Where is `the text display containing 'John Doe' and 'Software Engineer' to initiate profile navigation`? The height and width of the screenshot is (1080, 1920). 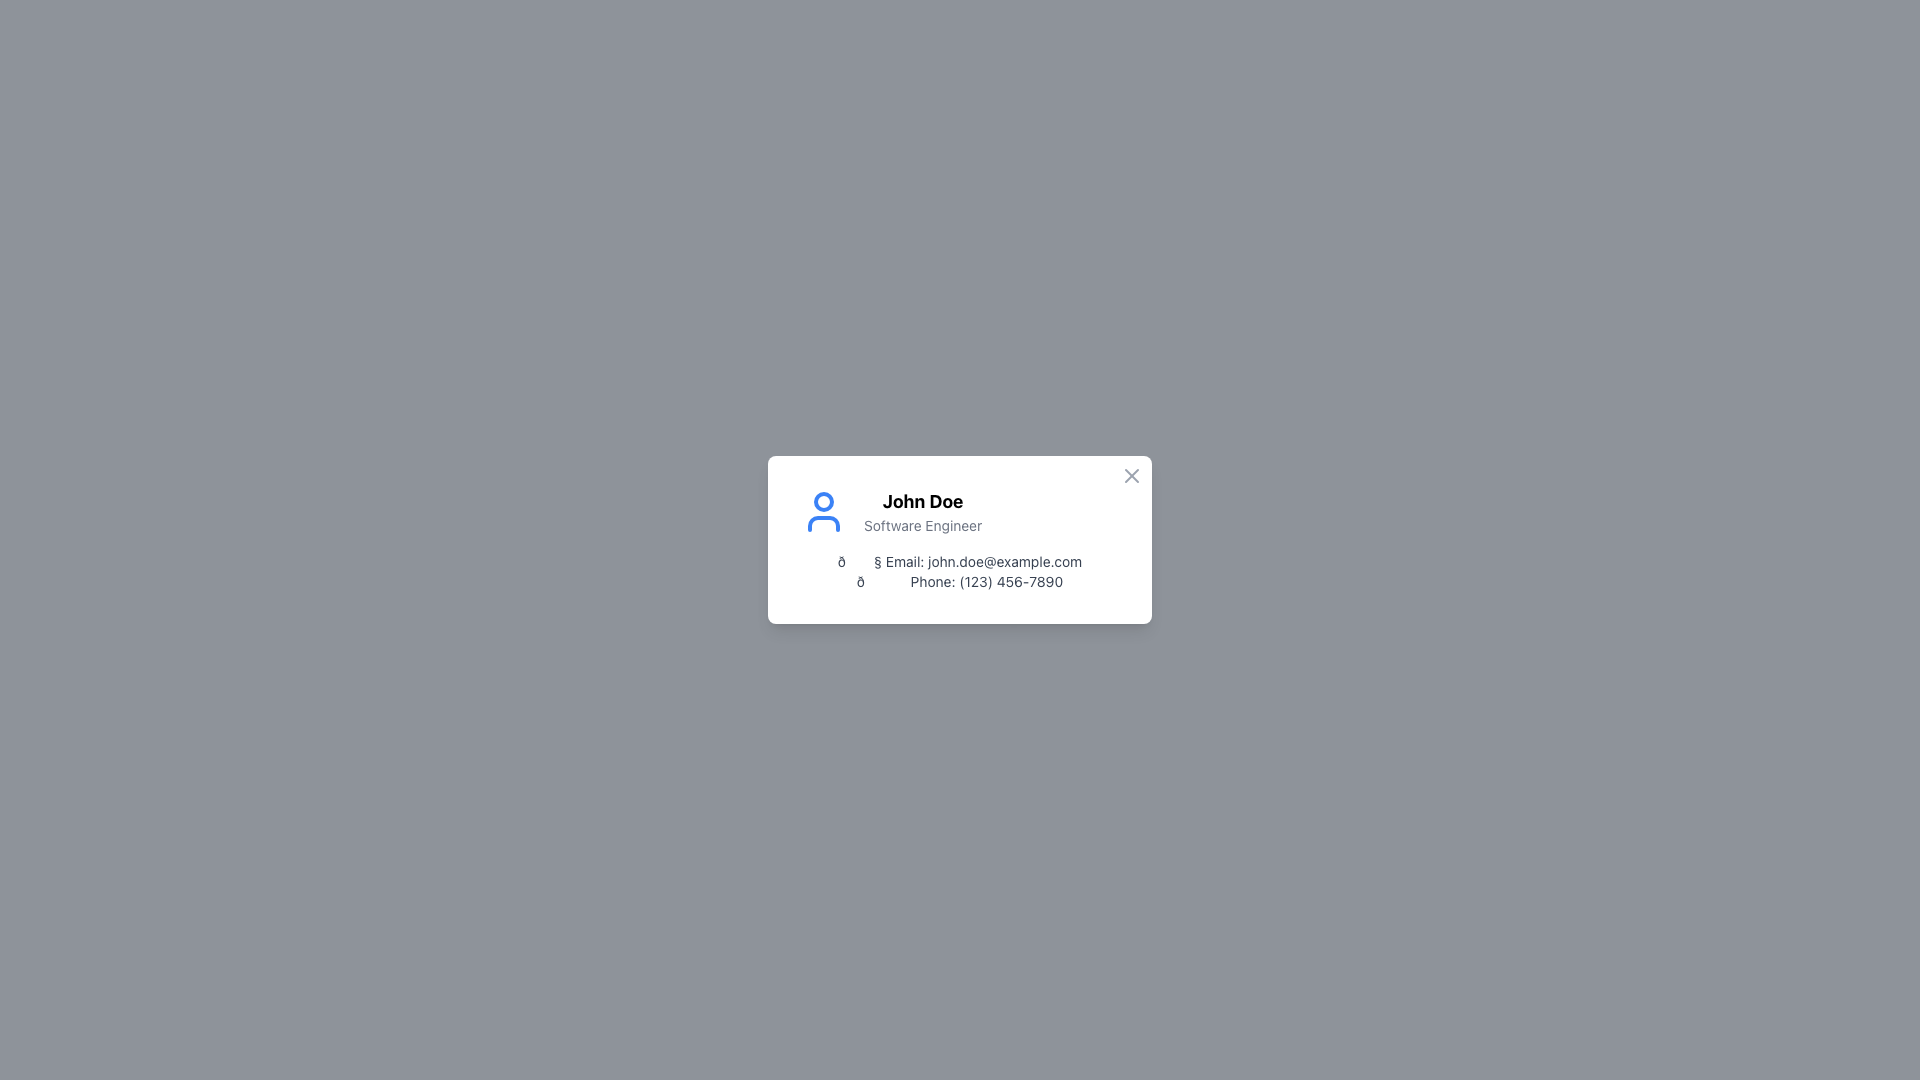 the text display containing 'John Doe' and 'Software Engineer' to initiate profile navigation is located at coordinates (922, 511).